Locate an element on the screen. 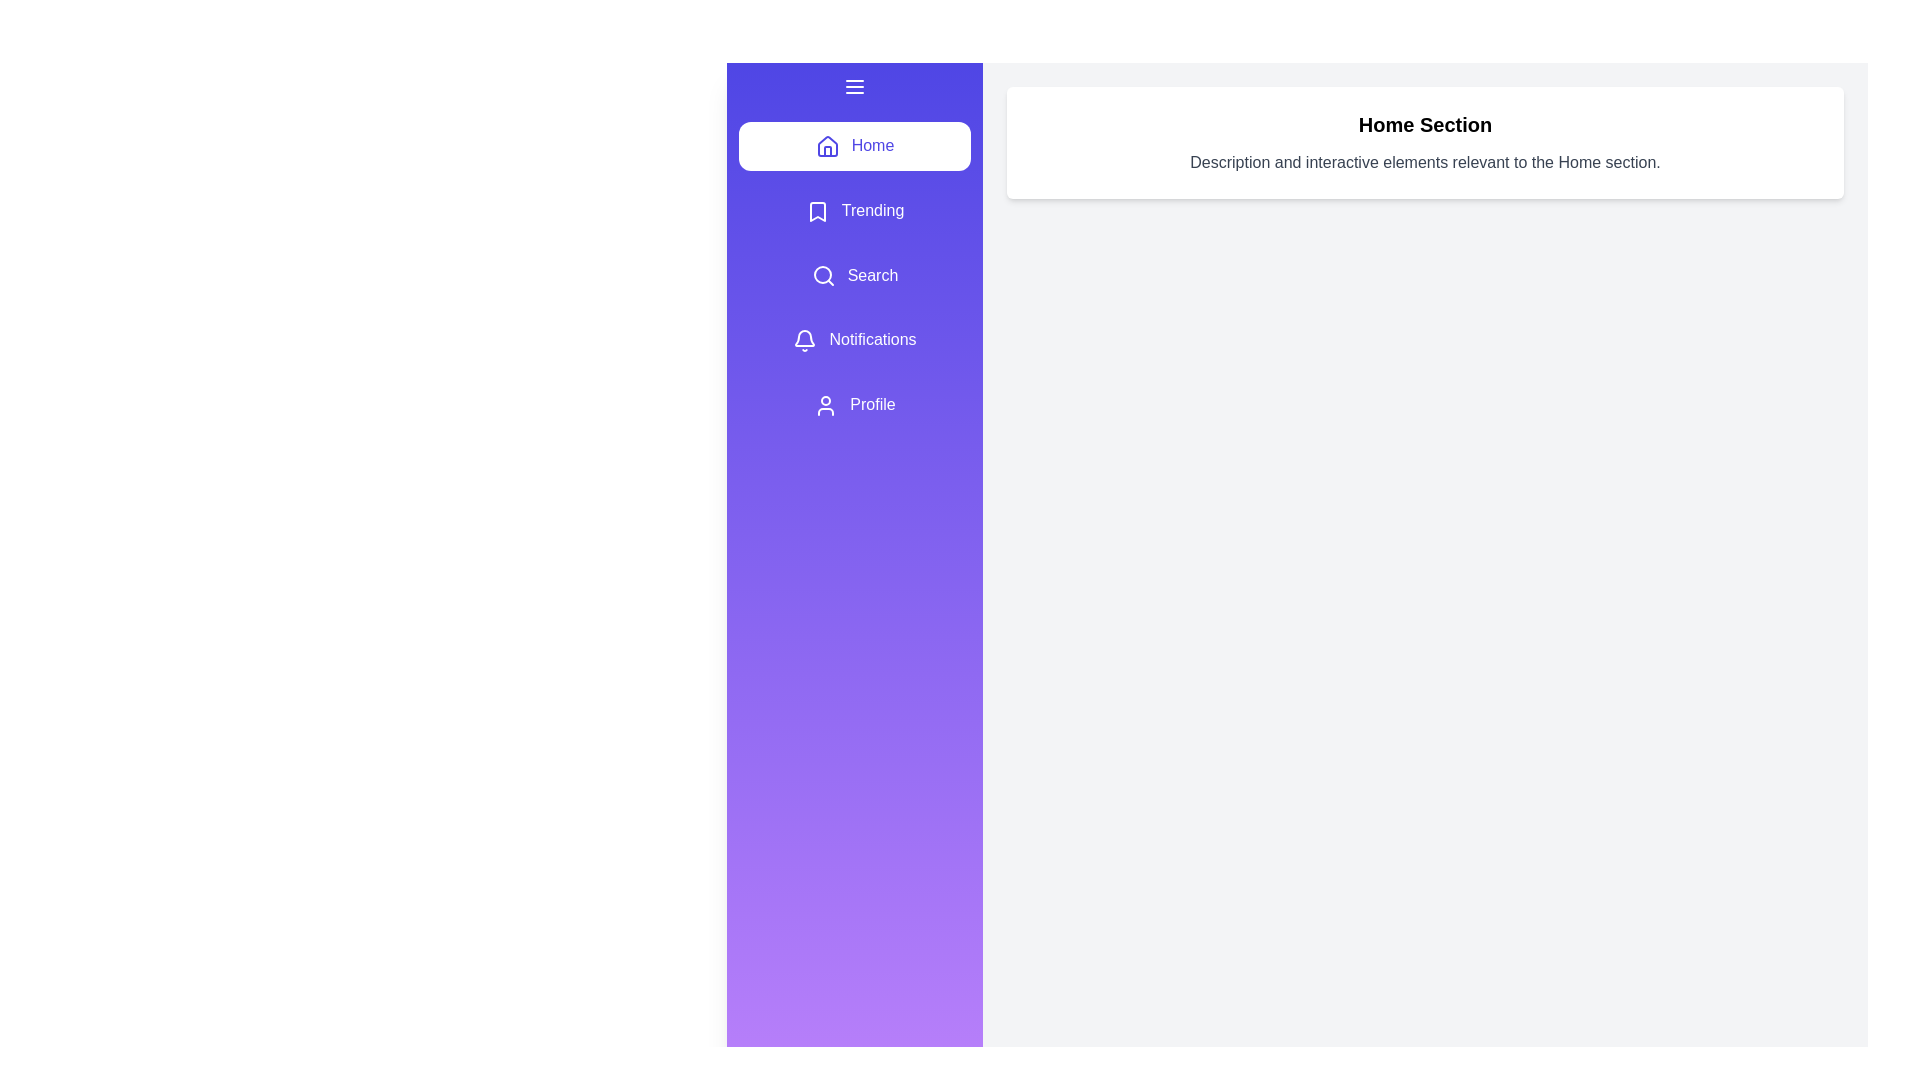 The height and width of the screenshot is (1080, 1920). the navigation option Home by clicking on it is located at coordinates (854, 145).